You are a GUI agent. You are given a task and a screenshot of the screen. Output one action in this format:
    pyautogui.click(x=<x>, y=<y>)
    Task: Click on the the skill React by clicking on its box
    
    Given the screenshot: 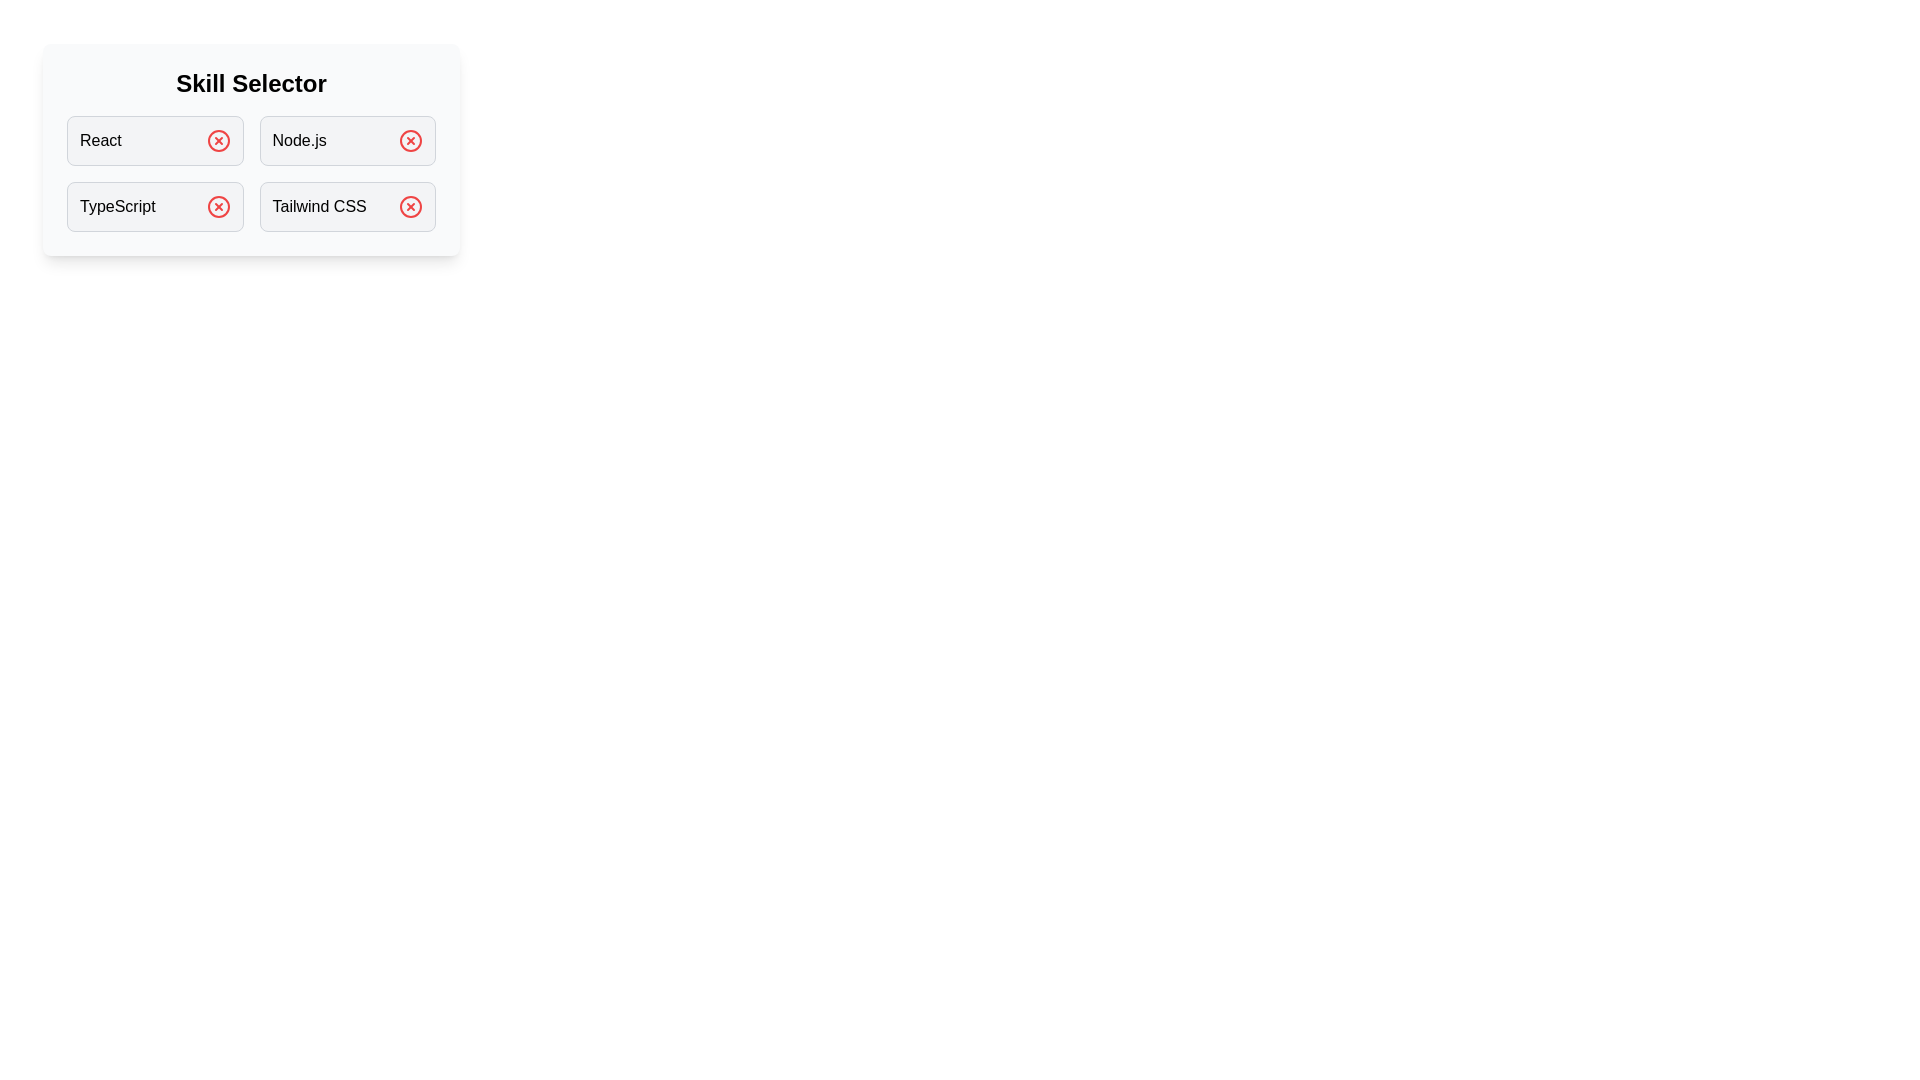 What is the action you would take?
    pyautogui.click(x=154, y=140)
    